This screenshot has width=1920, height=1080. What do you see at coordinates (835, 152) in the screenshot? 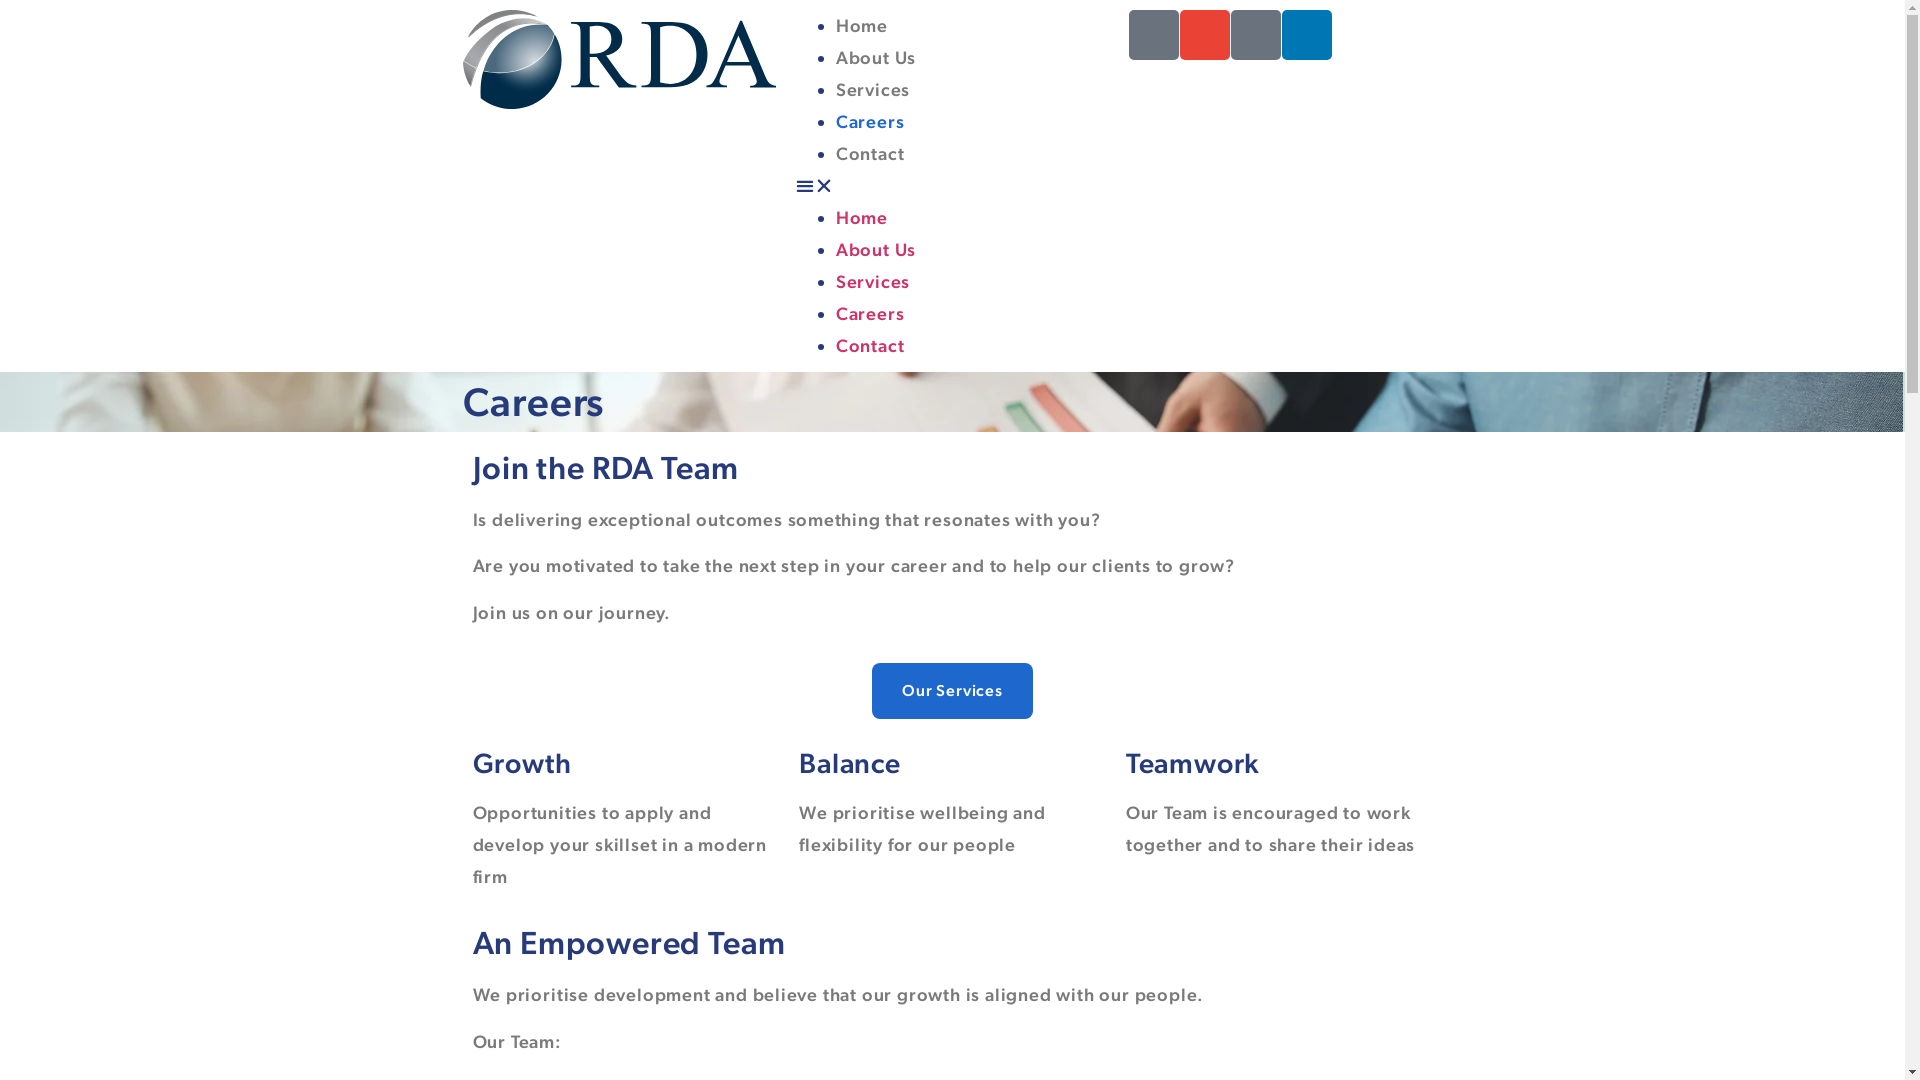
I see `'Contact'` at bounding box center [835, 152].